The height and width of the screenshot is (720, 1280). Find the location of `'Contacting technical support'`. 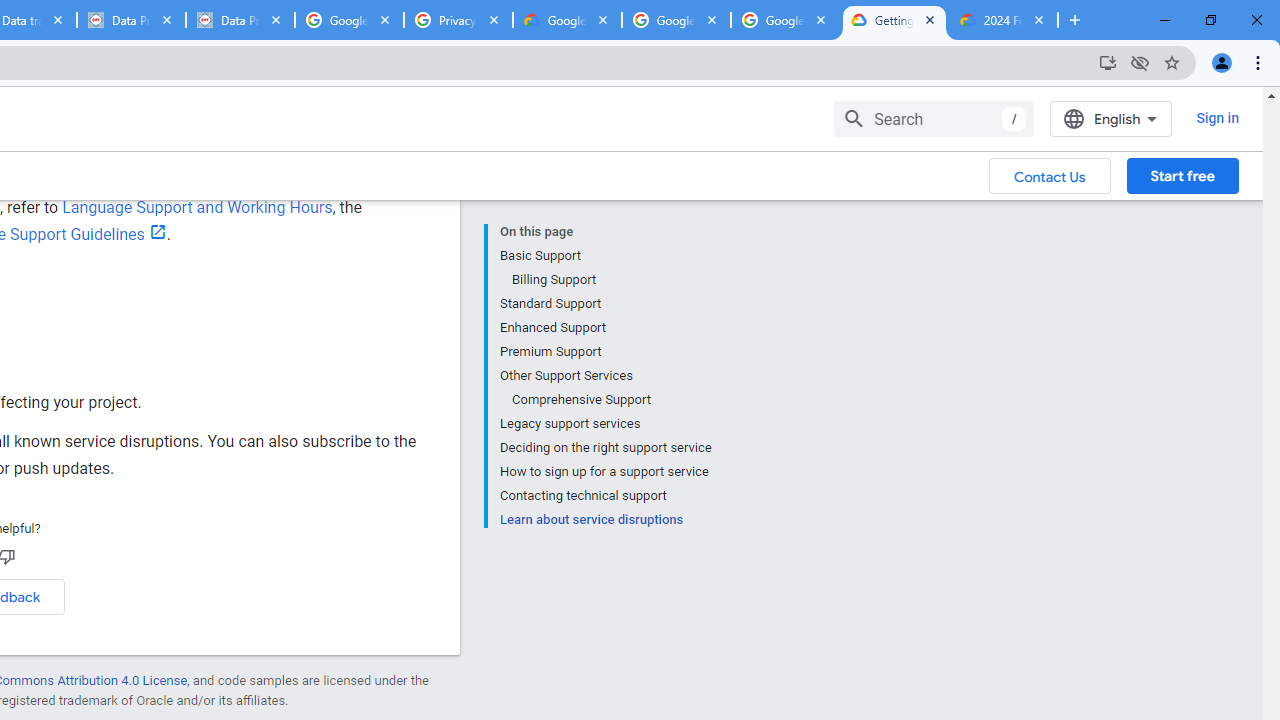

'Contacting technical support' is located at coordinates (604, 495).